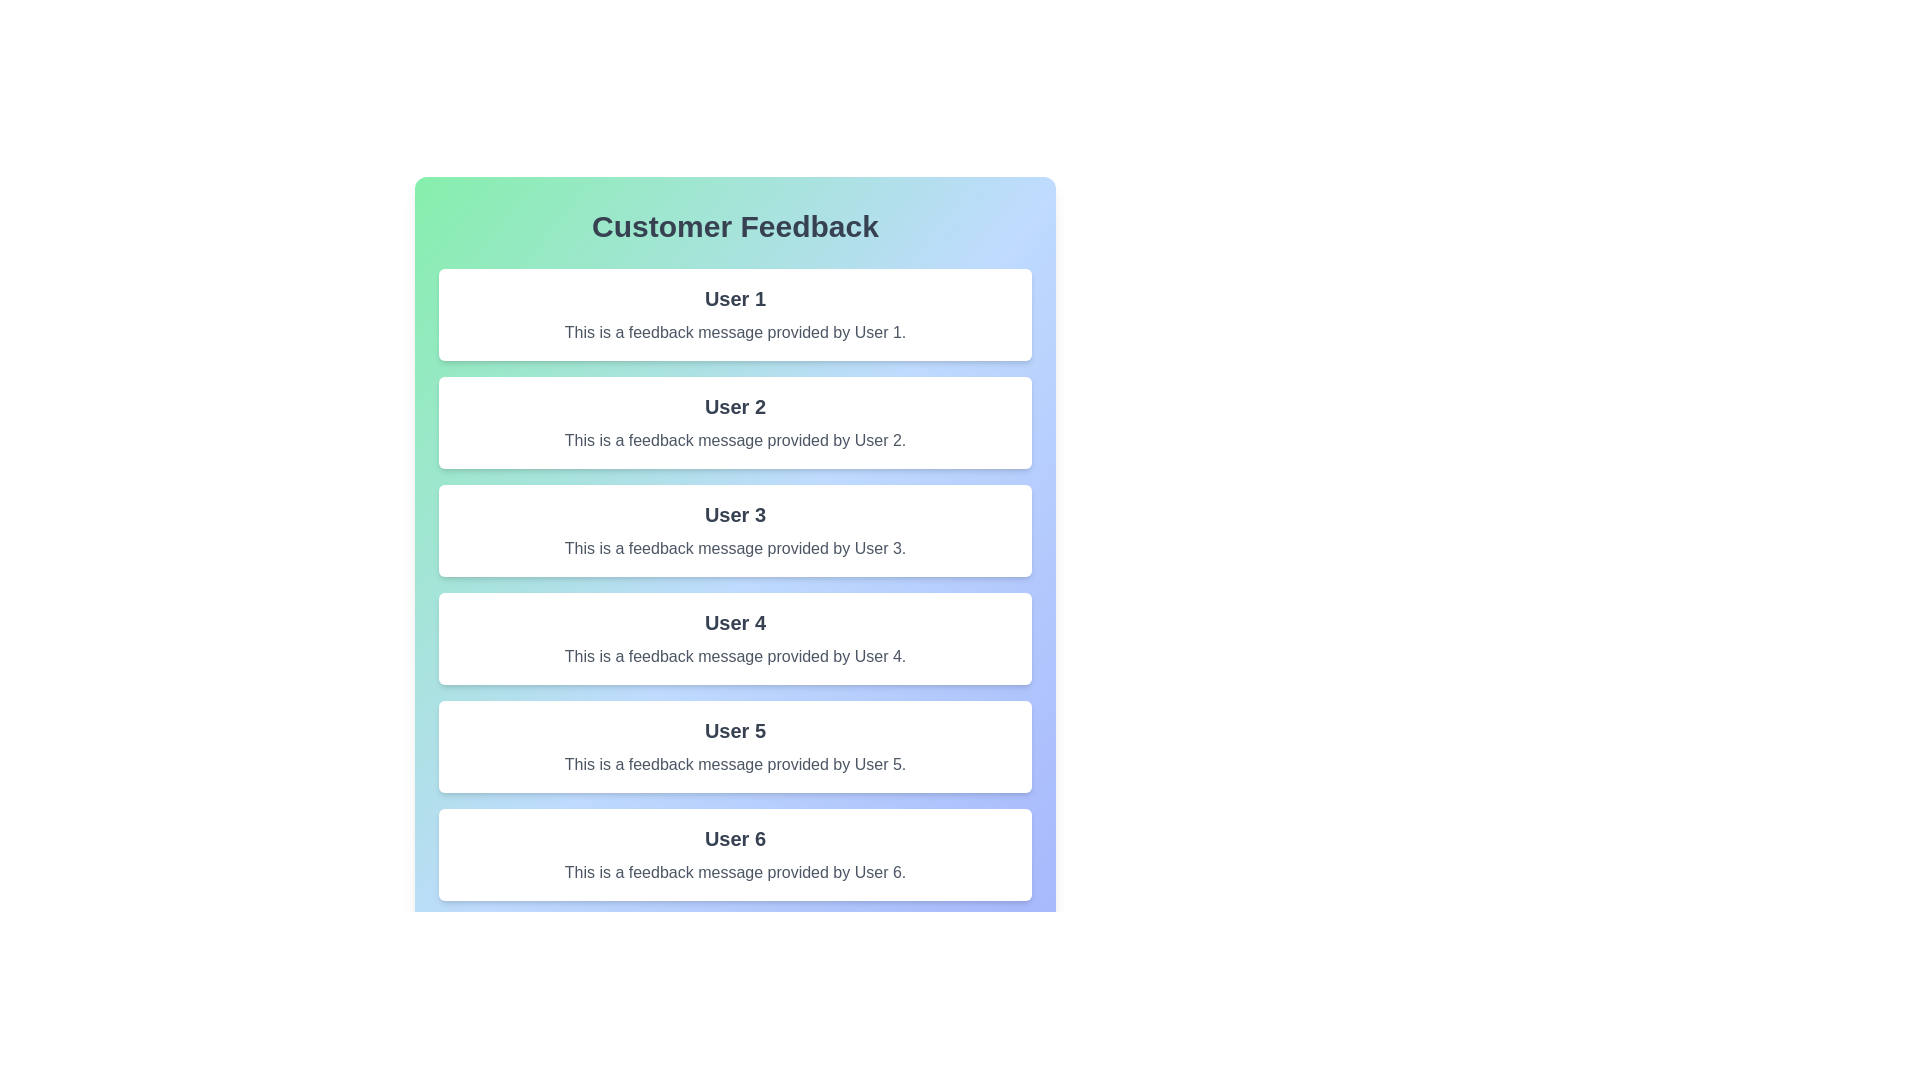 This screenshot has width=1920, height=1080. Describe the element at coordinates (734, 622) in the screenshot. I see `the text label that identifies the user associated with the feedback in the feedback card titled 'User 4'` at that location.